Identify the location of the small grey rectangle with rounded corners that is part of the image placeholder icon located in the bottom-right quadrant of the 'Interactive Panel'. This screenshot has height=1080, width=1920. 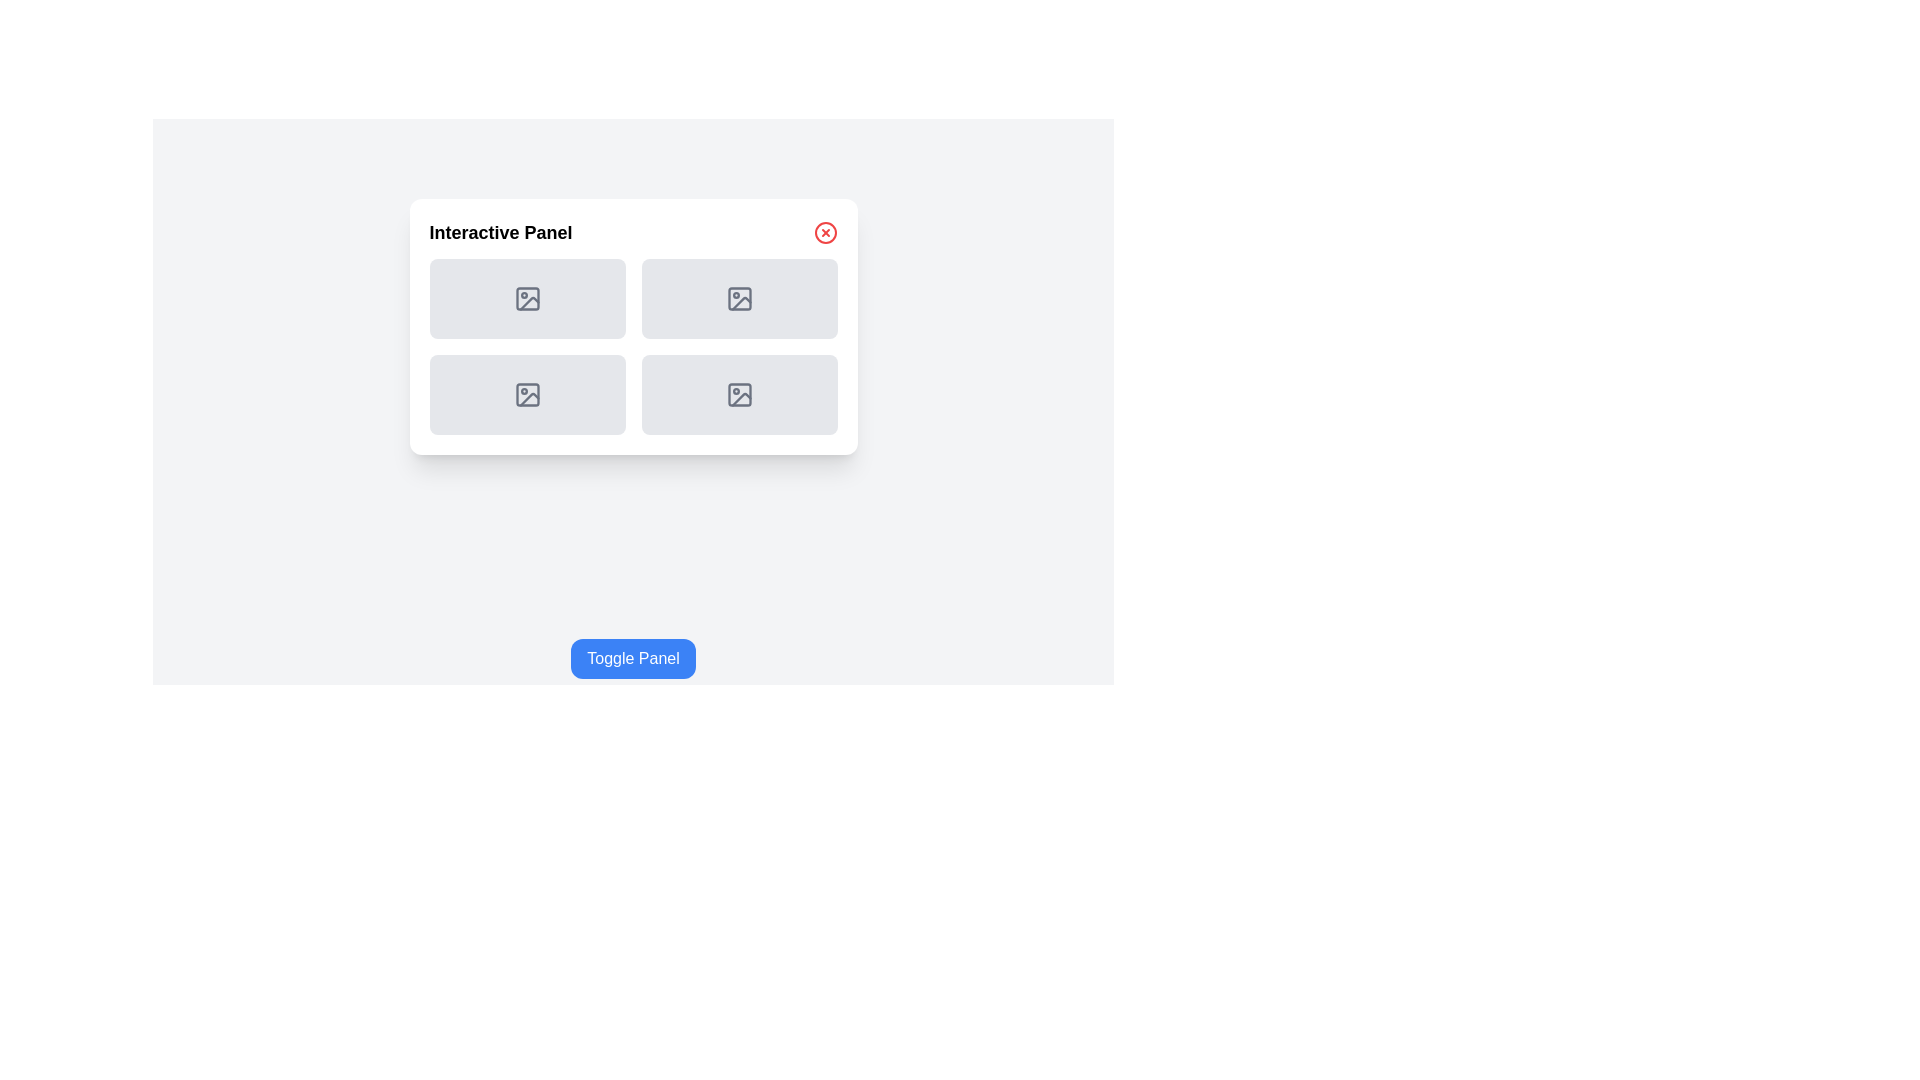
(738, 394).